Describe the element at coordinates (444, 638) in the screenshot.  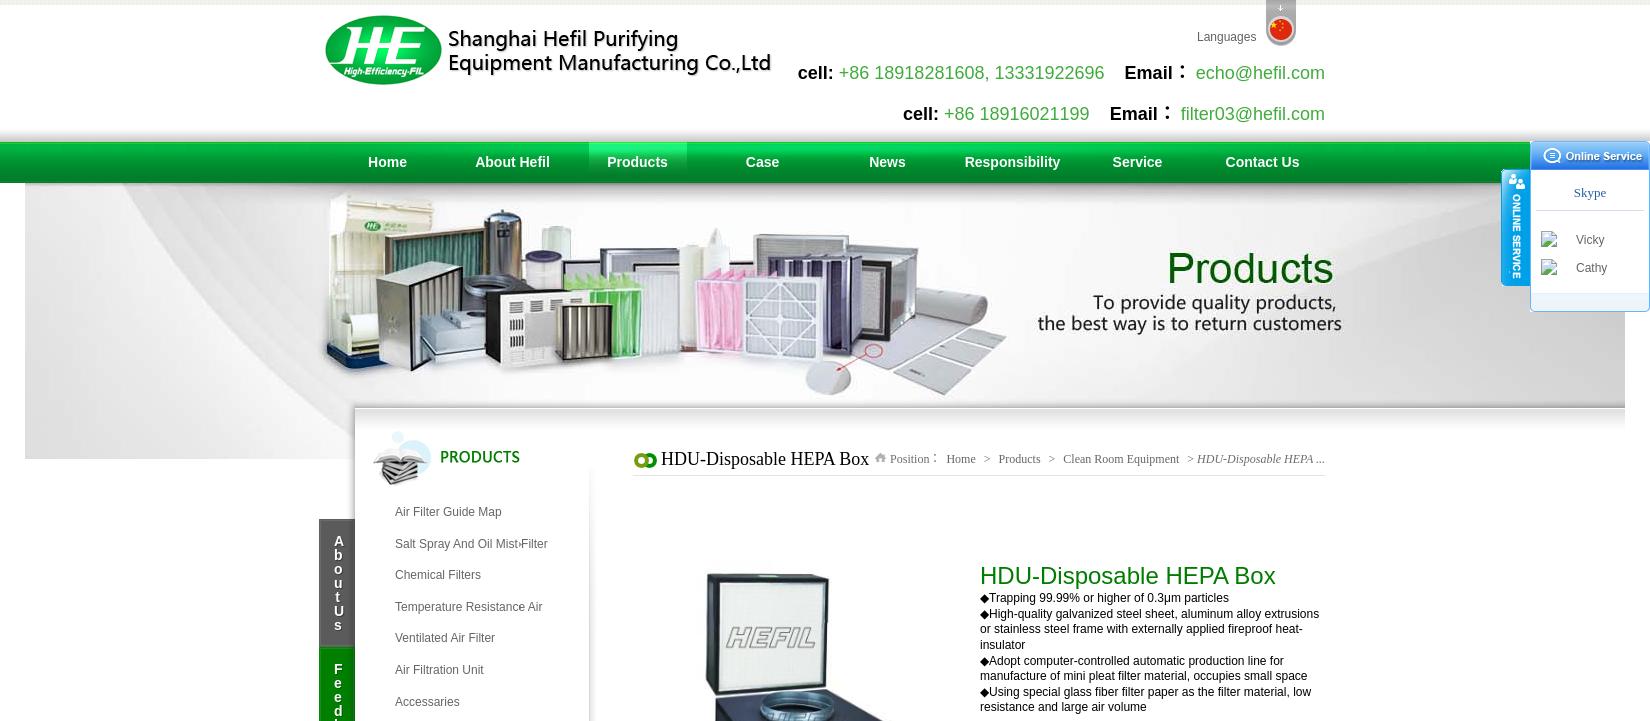
I see `'Ventilated Air Filter'` at that location.